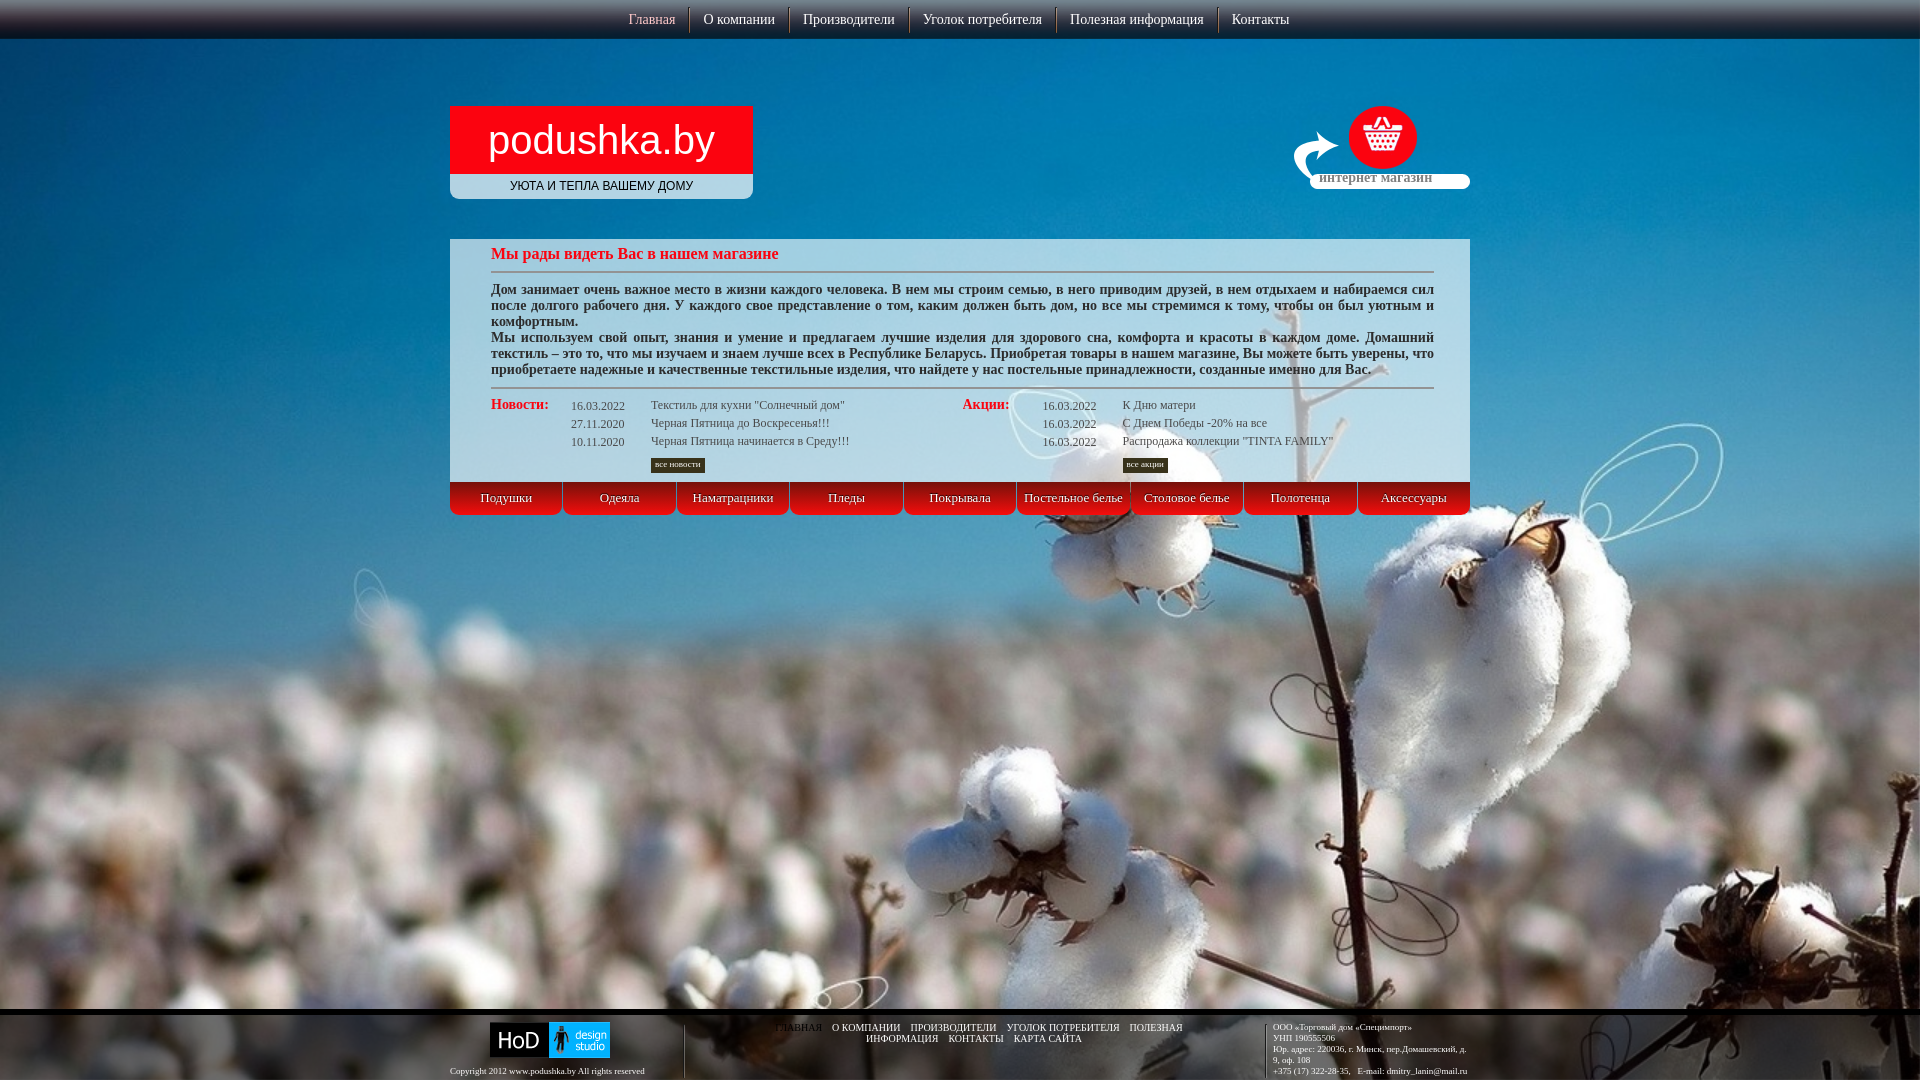 The width and height of the screenshot is (1920, 1080). Describe the element at coordinates (1386, 1070) in the screenshot. I see `'dmitry_lanin@mail.ru'` at that location.